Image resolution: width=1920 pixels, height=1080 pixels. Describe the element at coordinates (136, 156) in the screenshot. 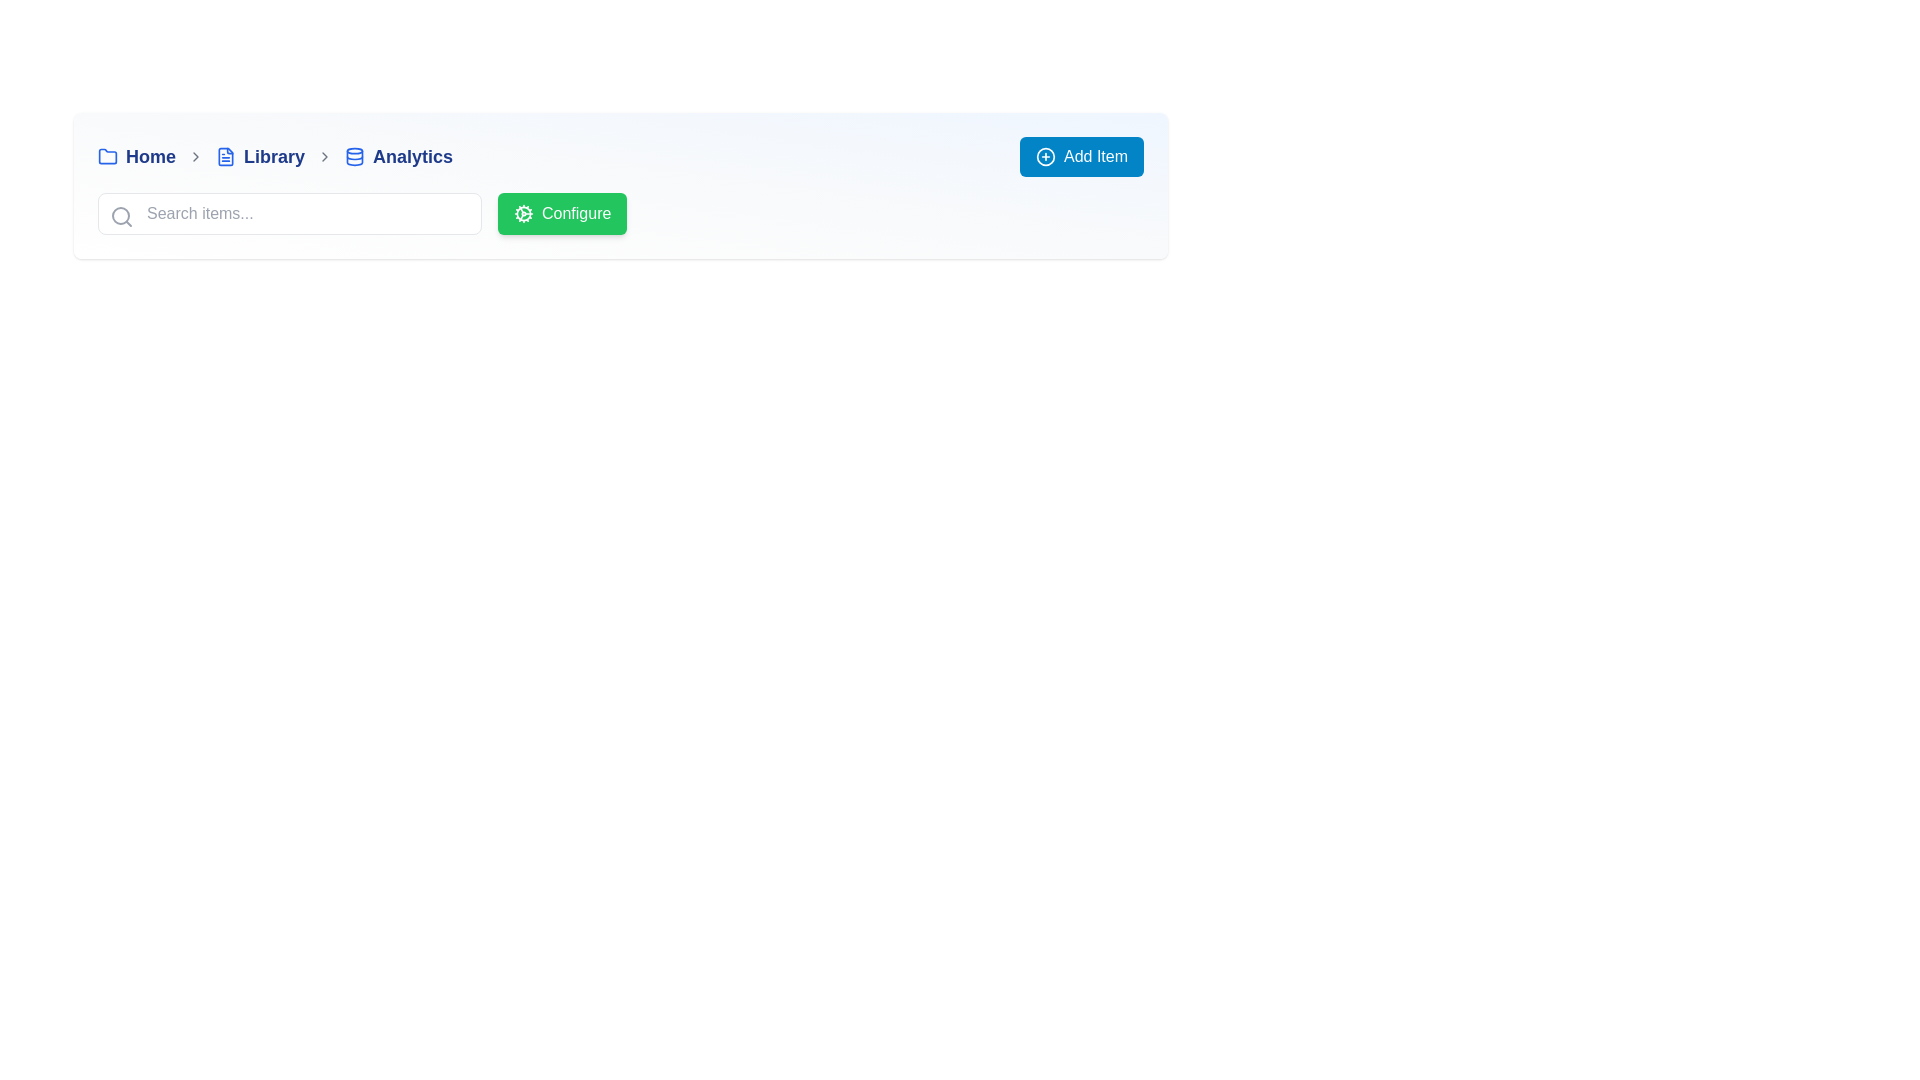

I see `the 'Home' Breadcrumb navigation link with a folder icon` at that location.